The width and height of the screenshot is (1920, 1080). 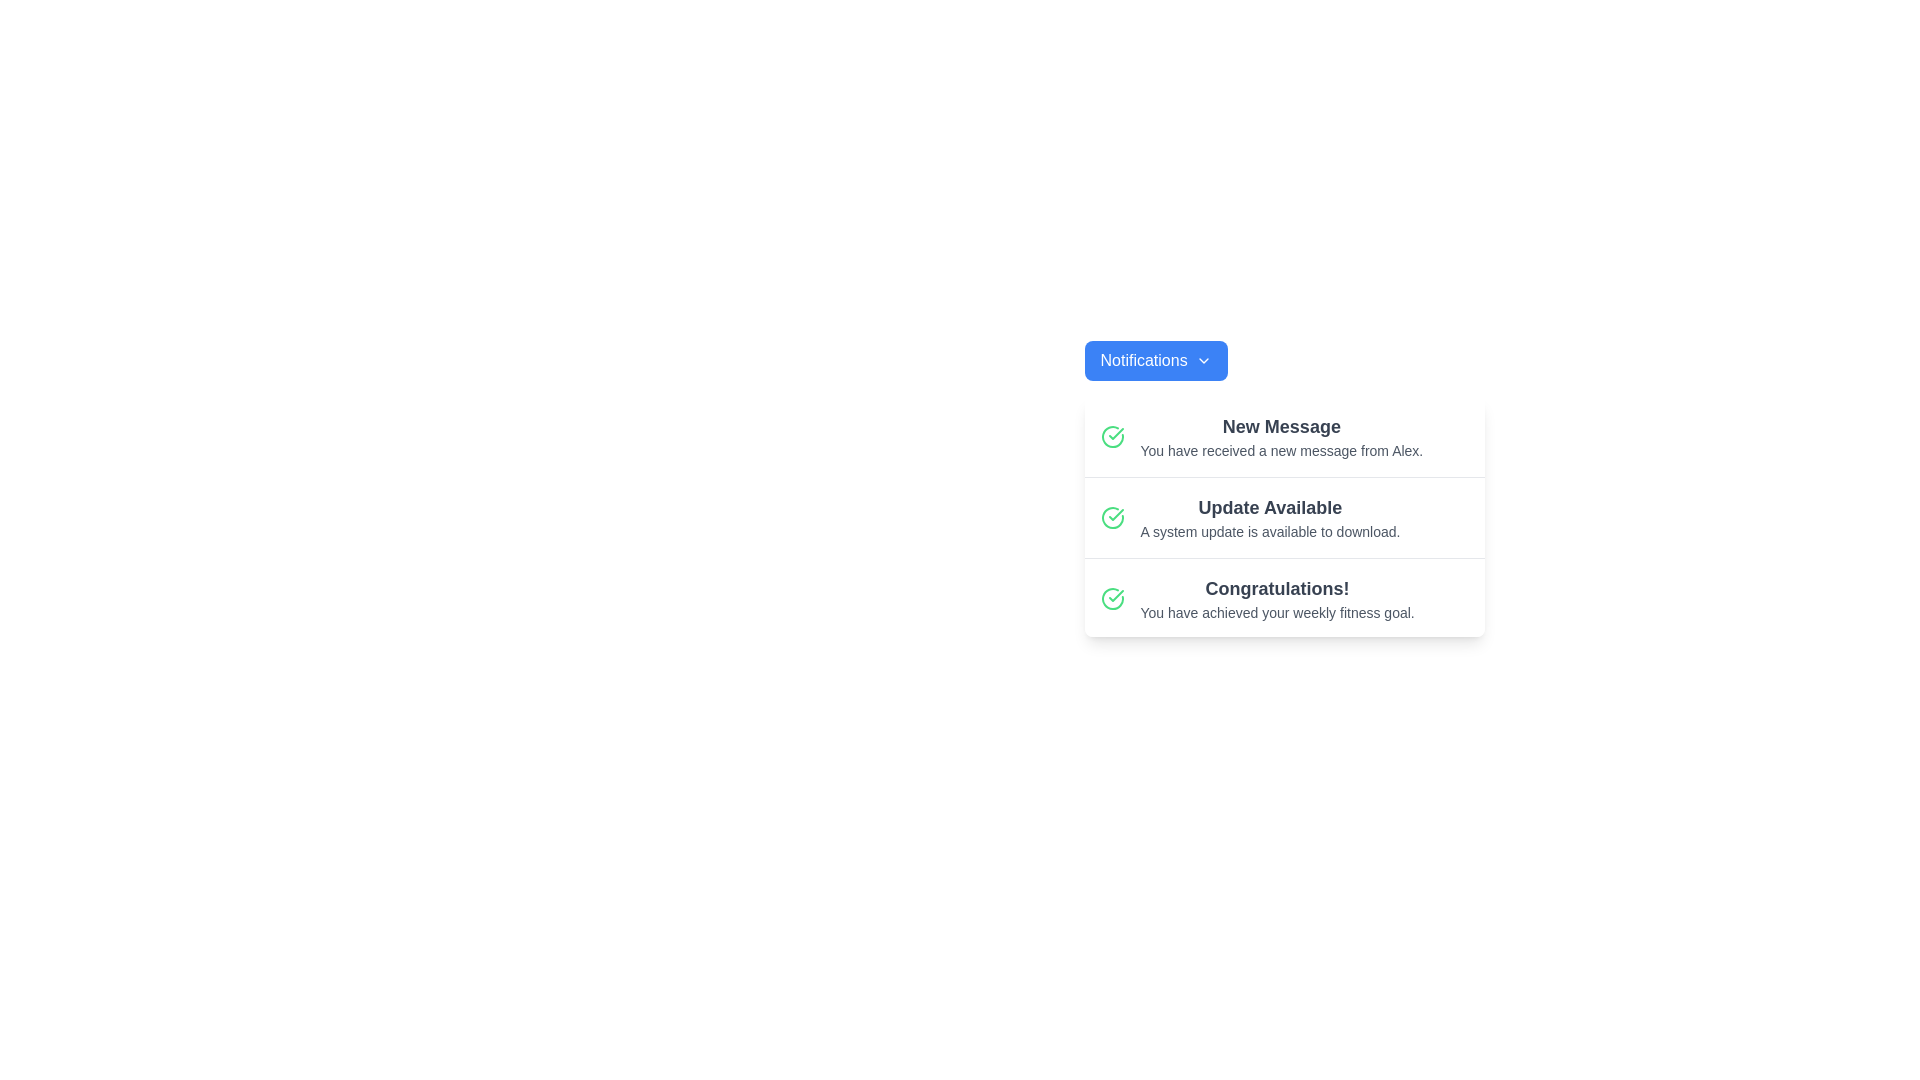 What do you see at coordinates (1281, 426) in the screenshot?
I see `the 'New Message' text label, which is prominently styled in bold and larger font, located at the top of the notification card in the dropdown menu under the 'Notifications' button` at bounding box center [1281, 426].